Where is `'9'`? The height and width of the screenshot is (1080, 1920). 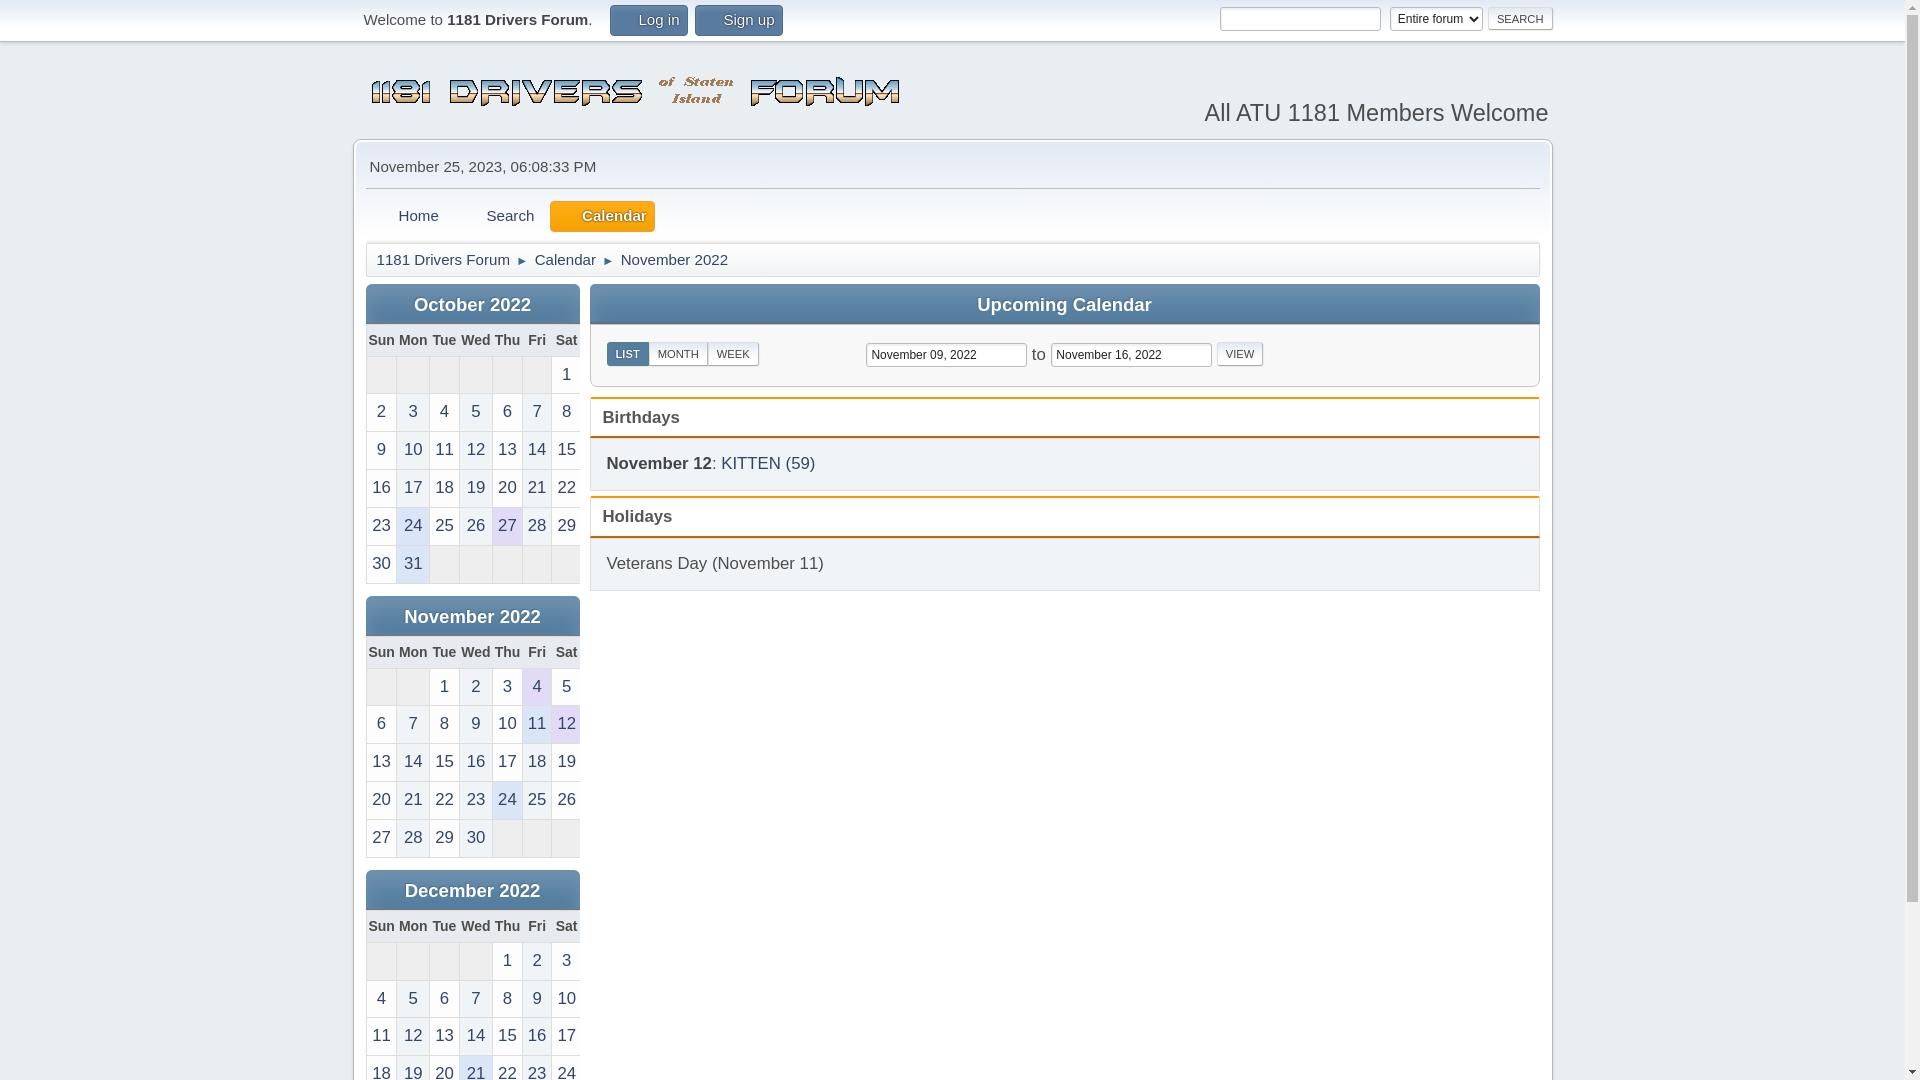 '9' is located at coordinates (474, 724).